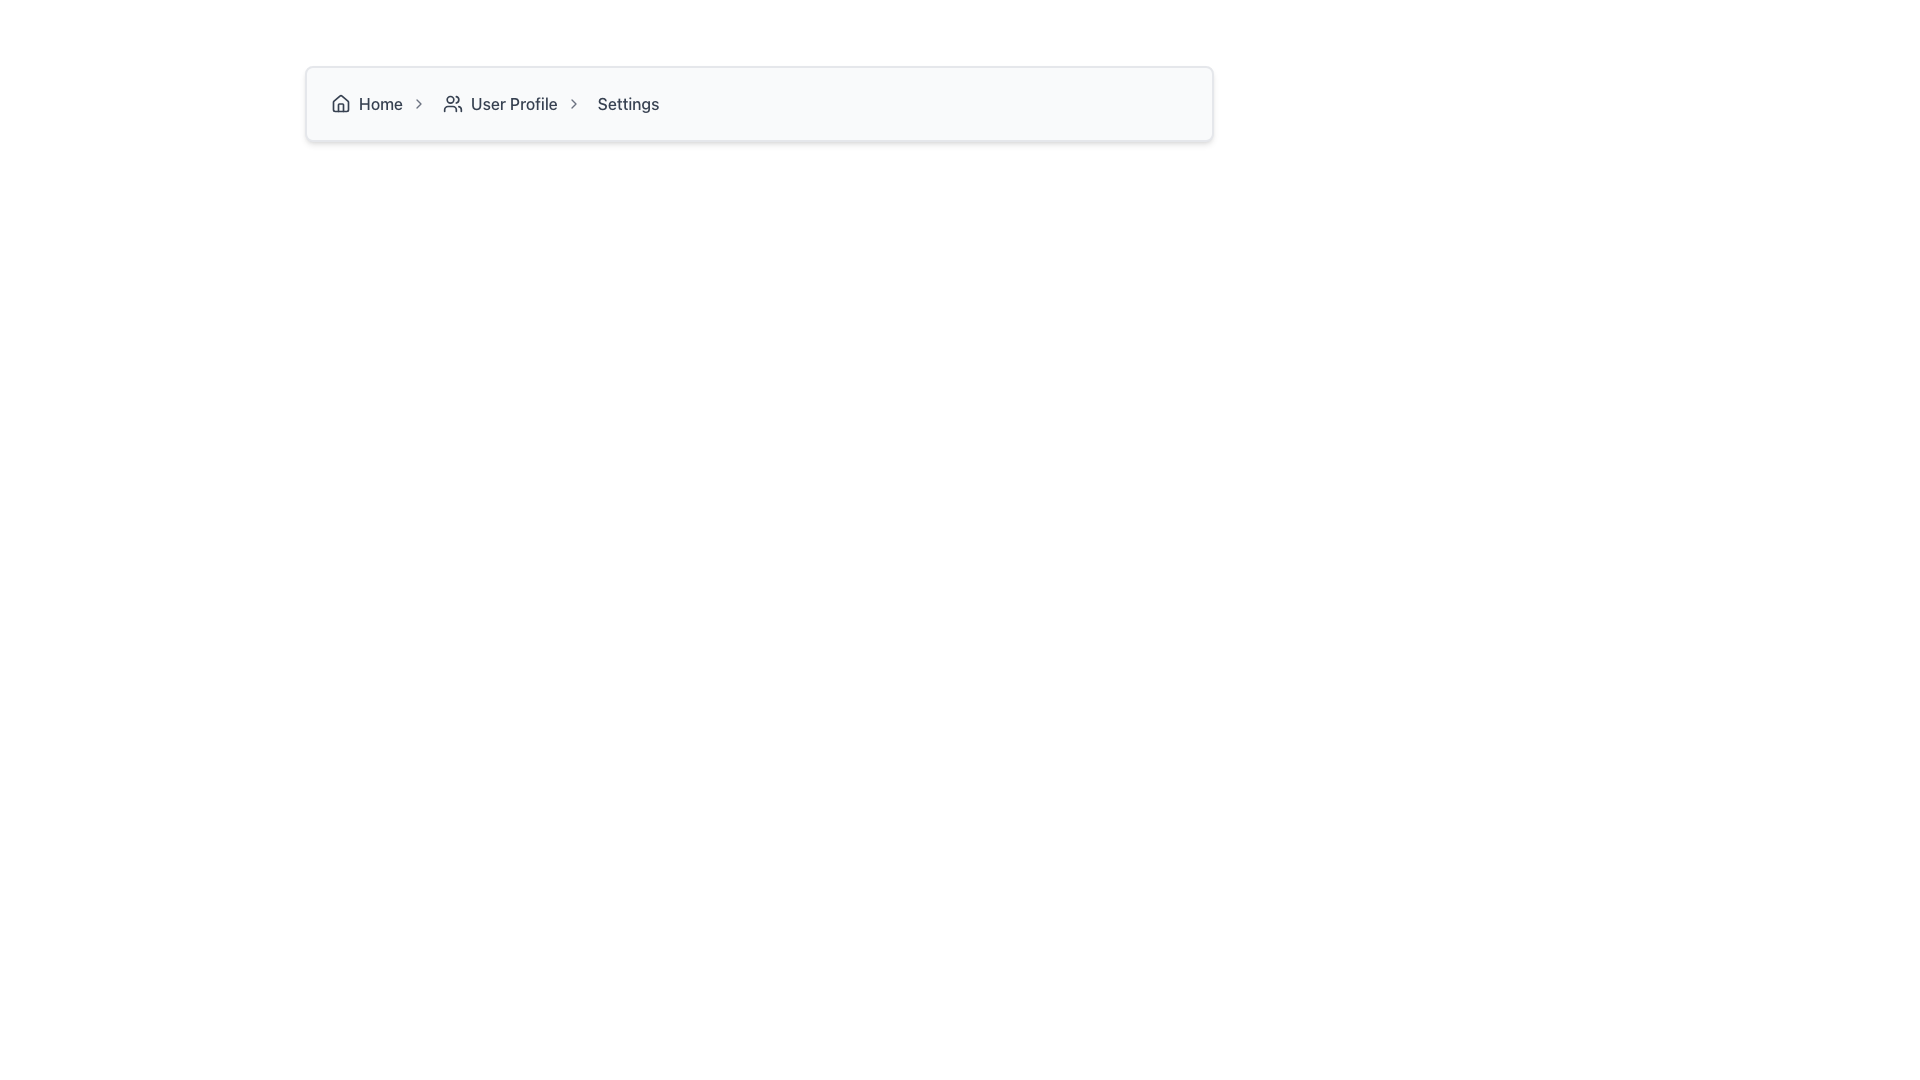  Describe the element at coordinates (514, 104) in the screenshot. I see `text label displaying 'User Profile' in the breadcrumb navigation component, which is the second link between 'Home' and 'Settings'` at that location.